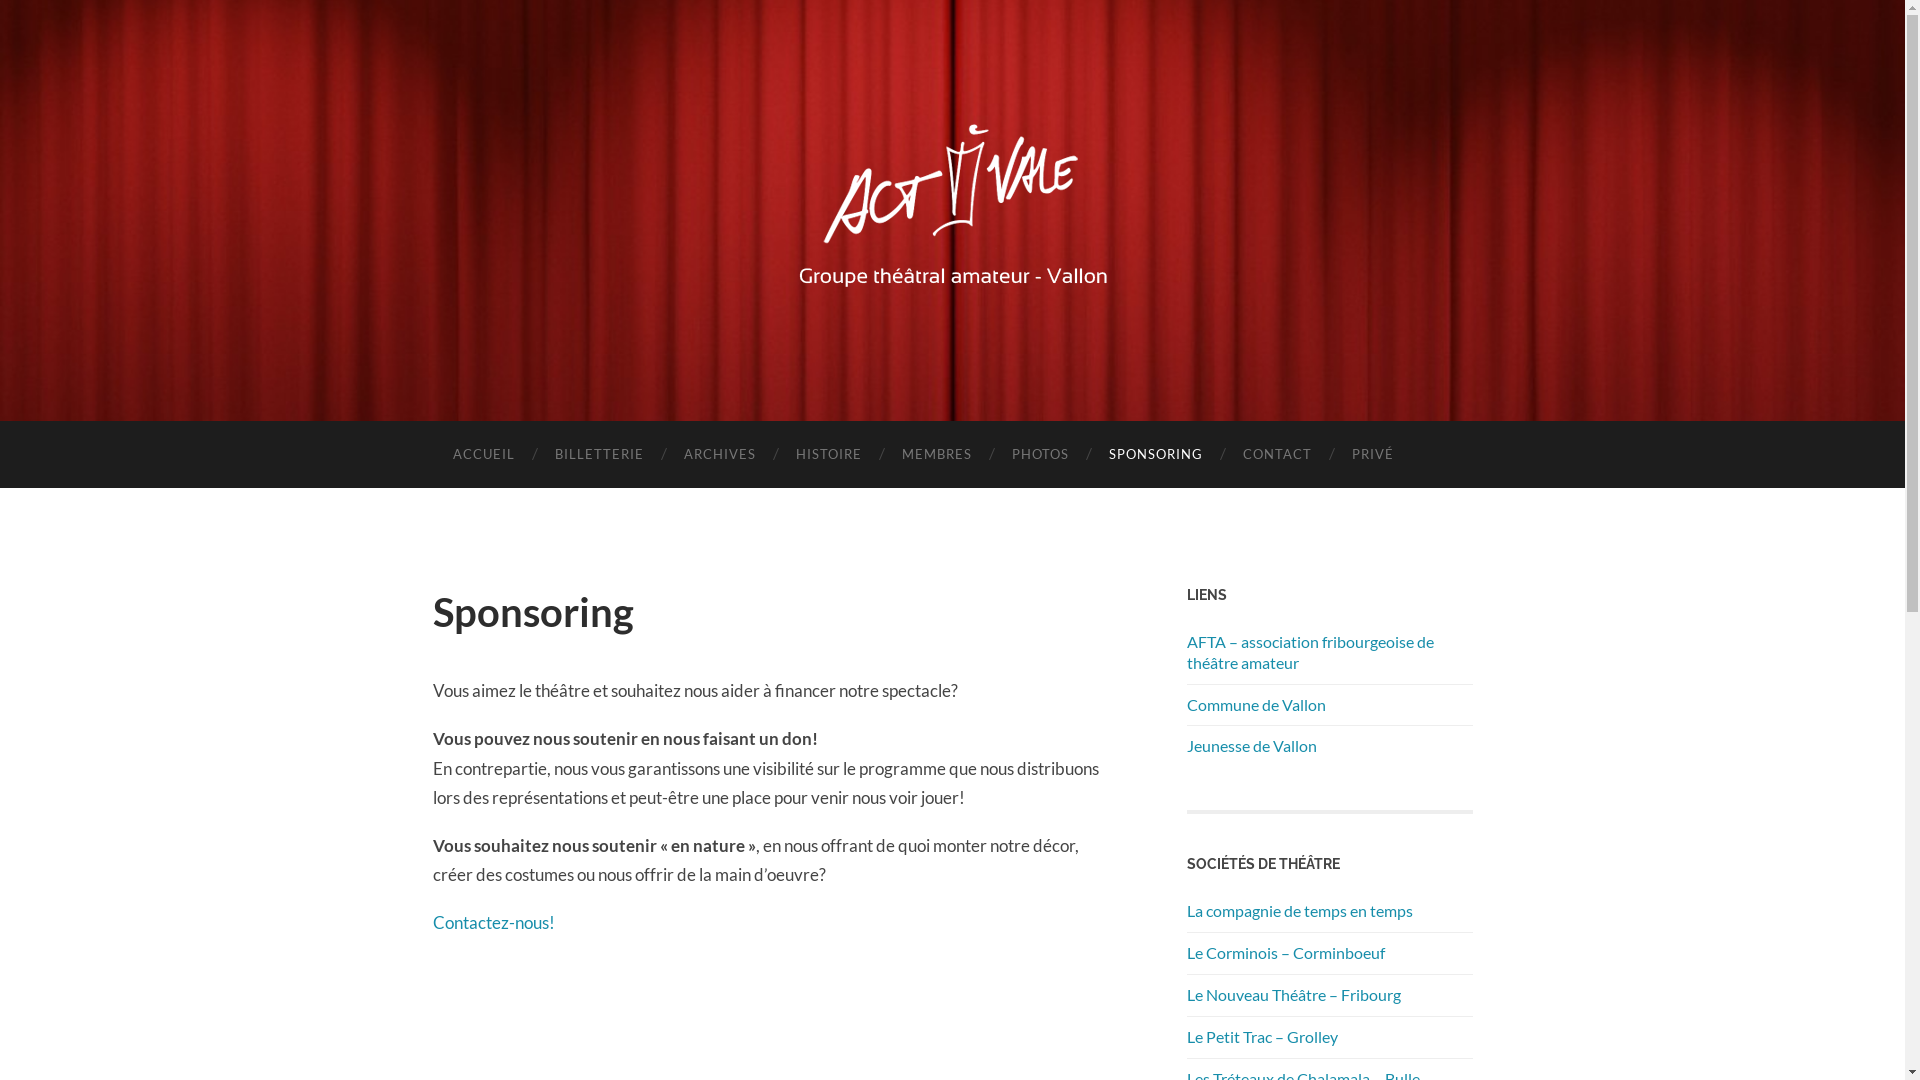 The width and height of the screenshot is (1920, 1080). What do you see at coordinates (1185, 703) in the screenshot?
I see `'Commune de Vallon'` at bounding box center [1185, 703].